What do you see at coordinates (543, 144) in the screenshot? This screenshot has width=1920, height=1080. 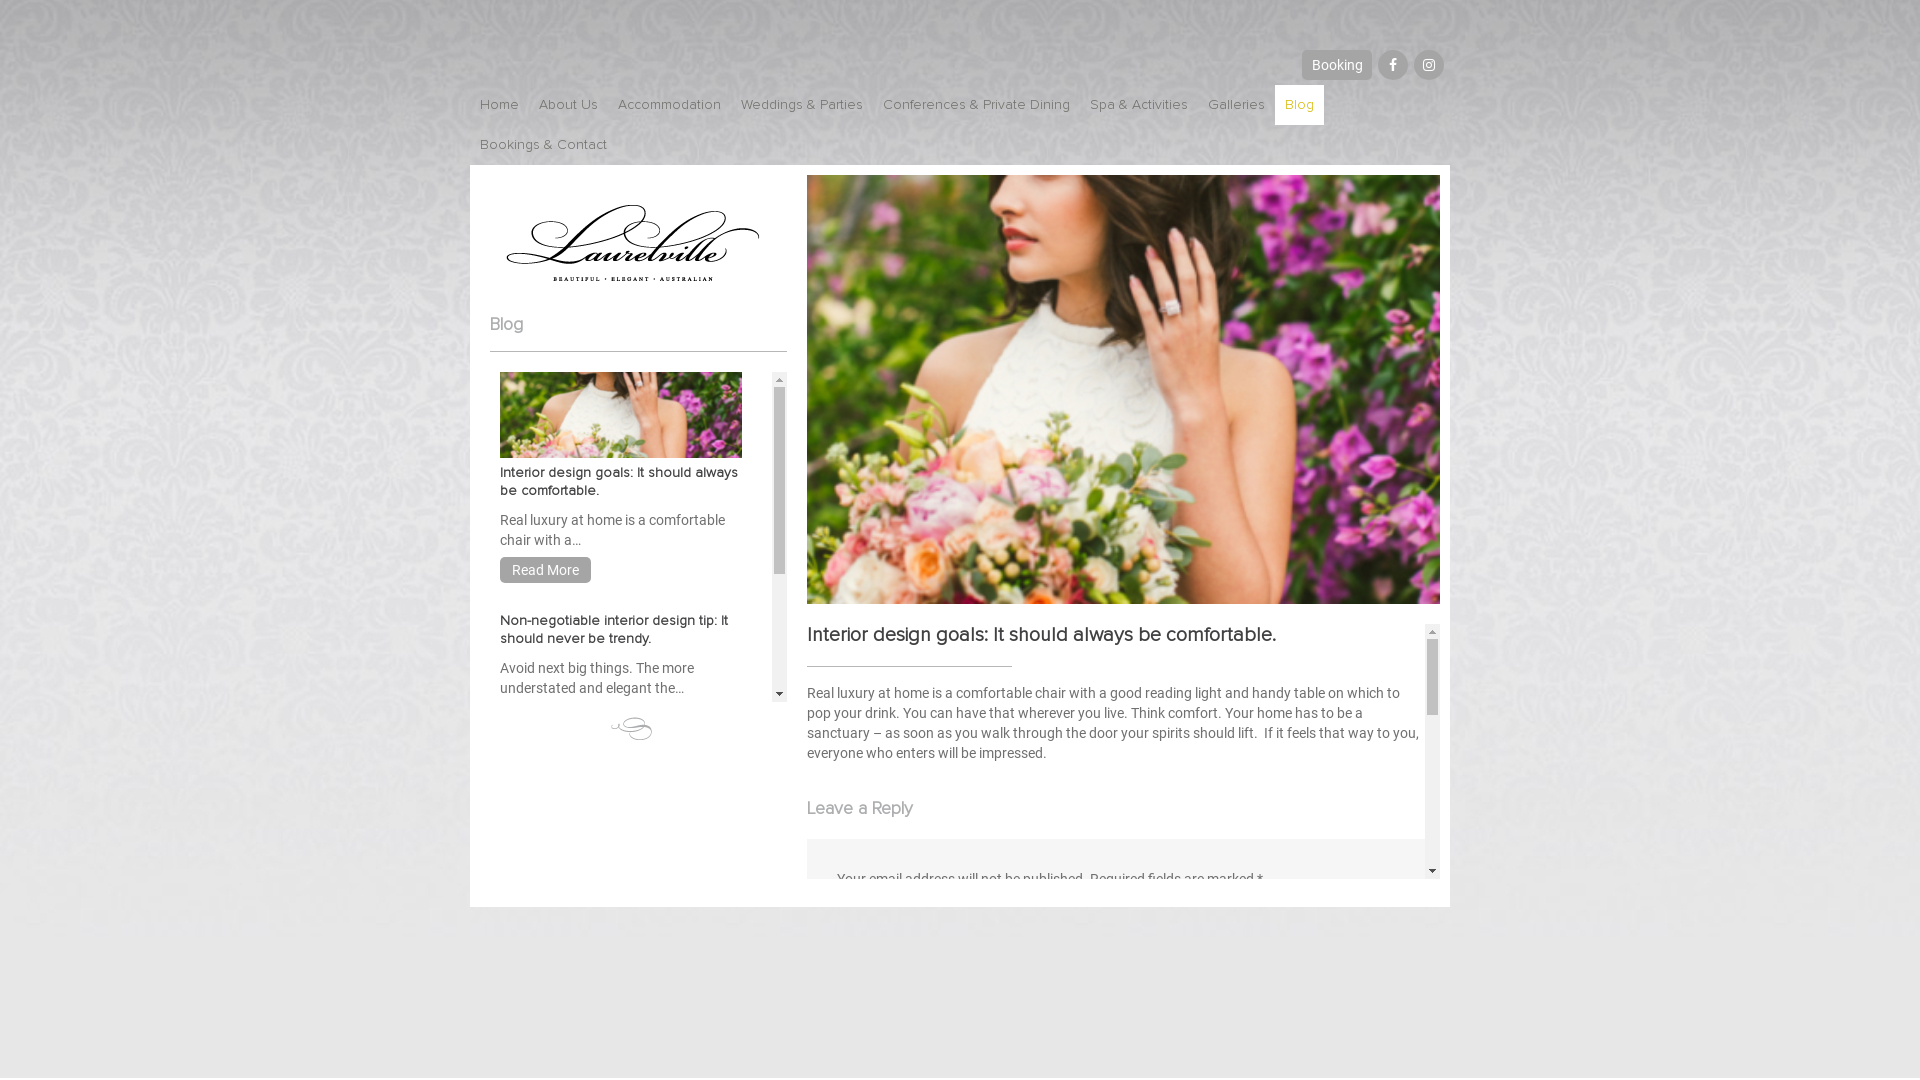 I see `'Bookings & Contact'` at bounding box center [543, 144].